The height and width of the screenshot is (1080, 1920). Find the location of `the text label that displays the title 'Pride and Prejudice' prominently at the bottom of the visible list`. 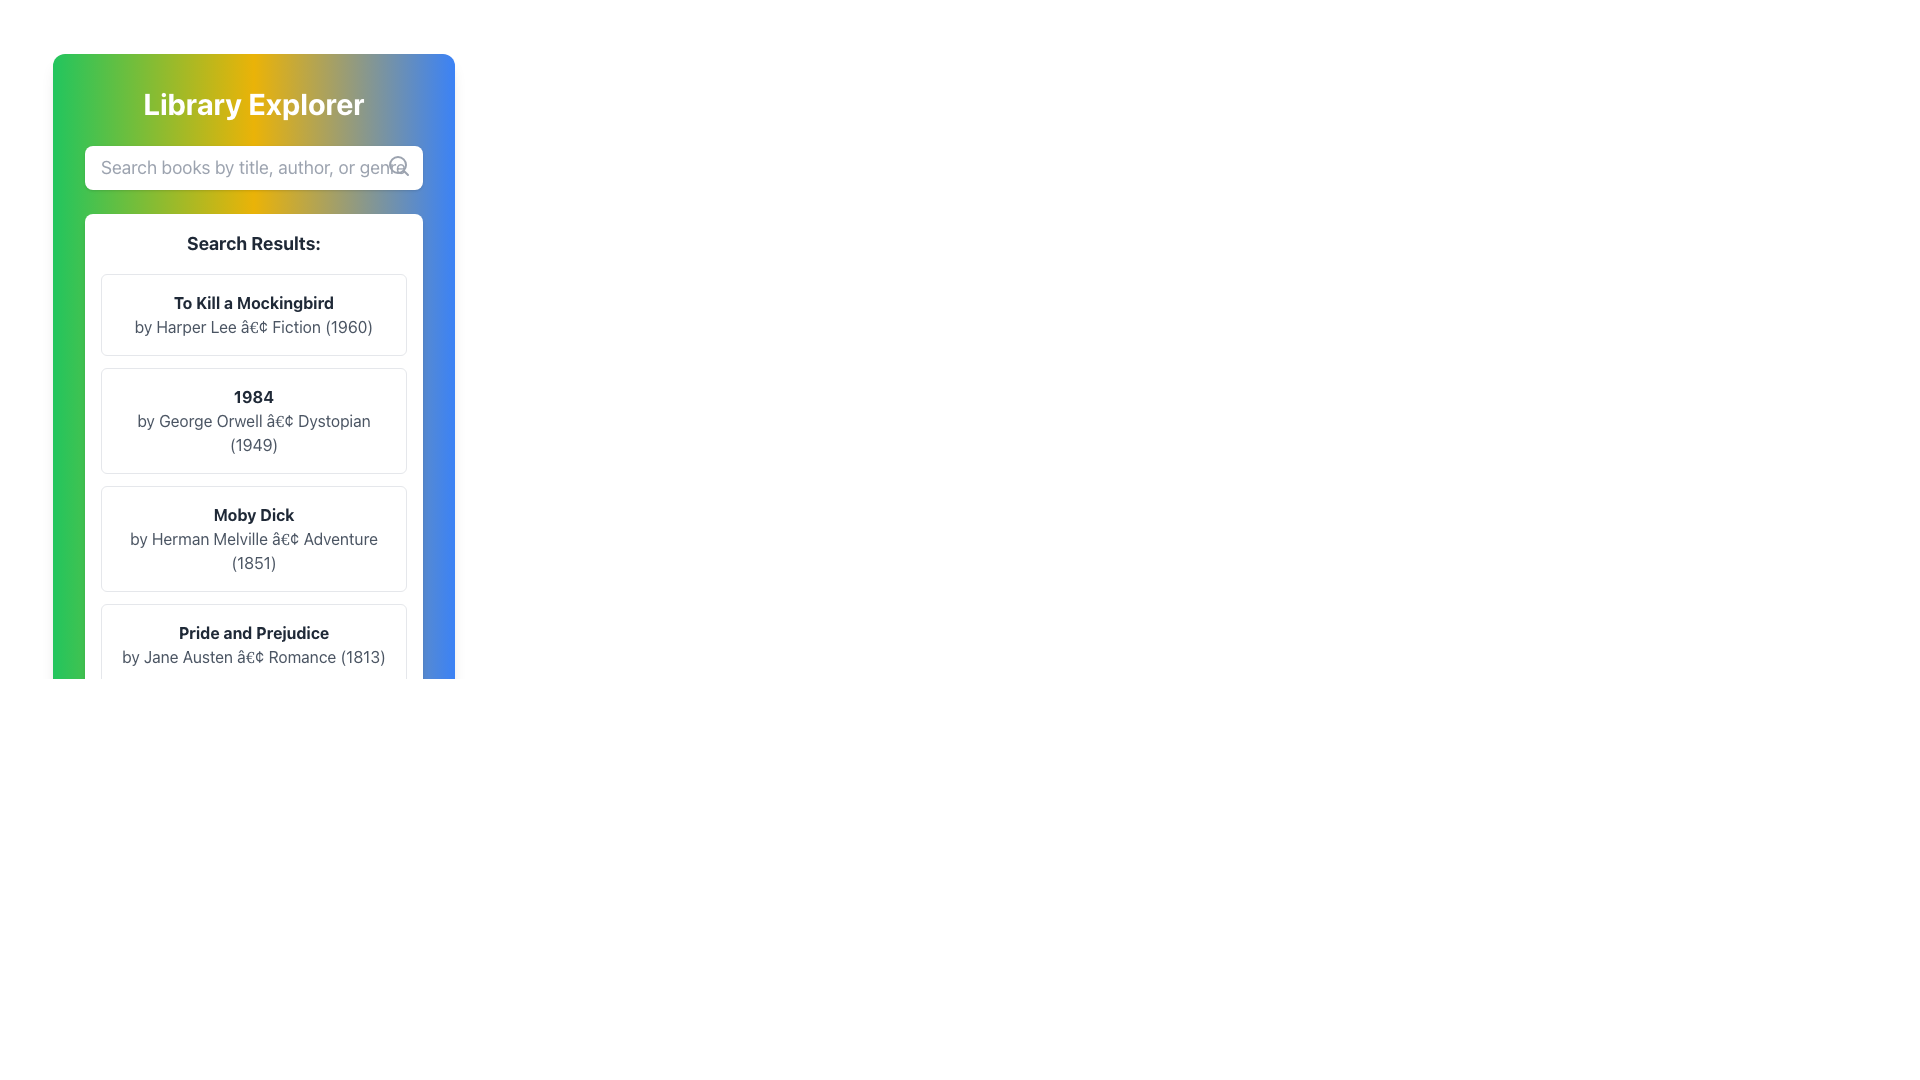

the text label that displays the title 'Pride and Prejudice' prominently at the bottom of the visible list is located at coordinates (253, 632).